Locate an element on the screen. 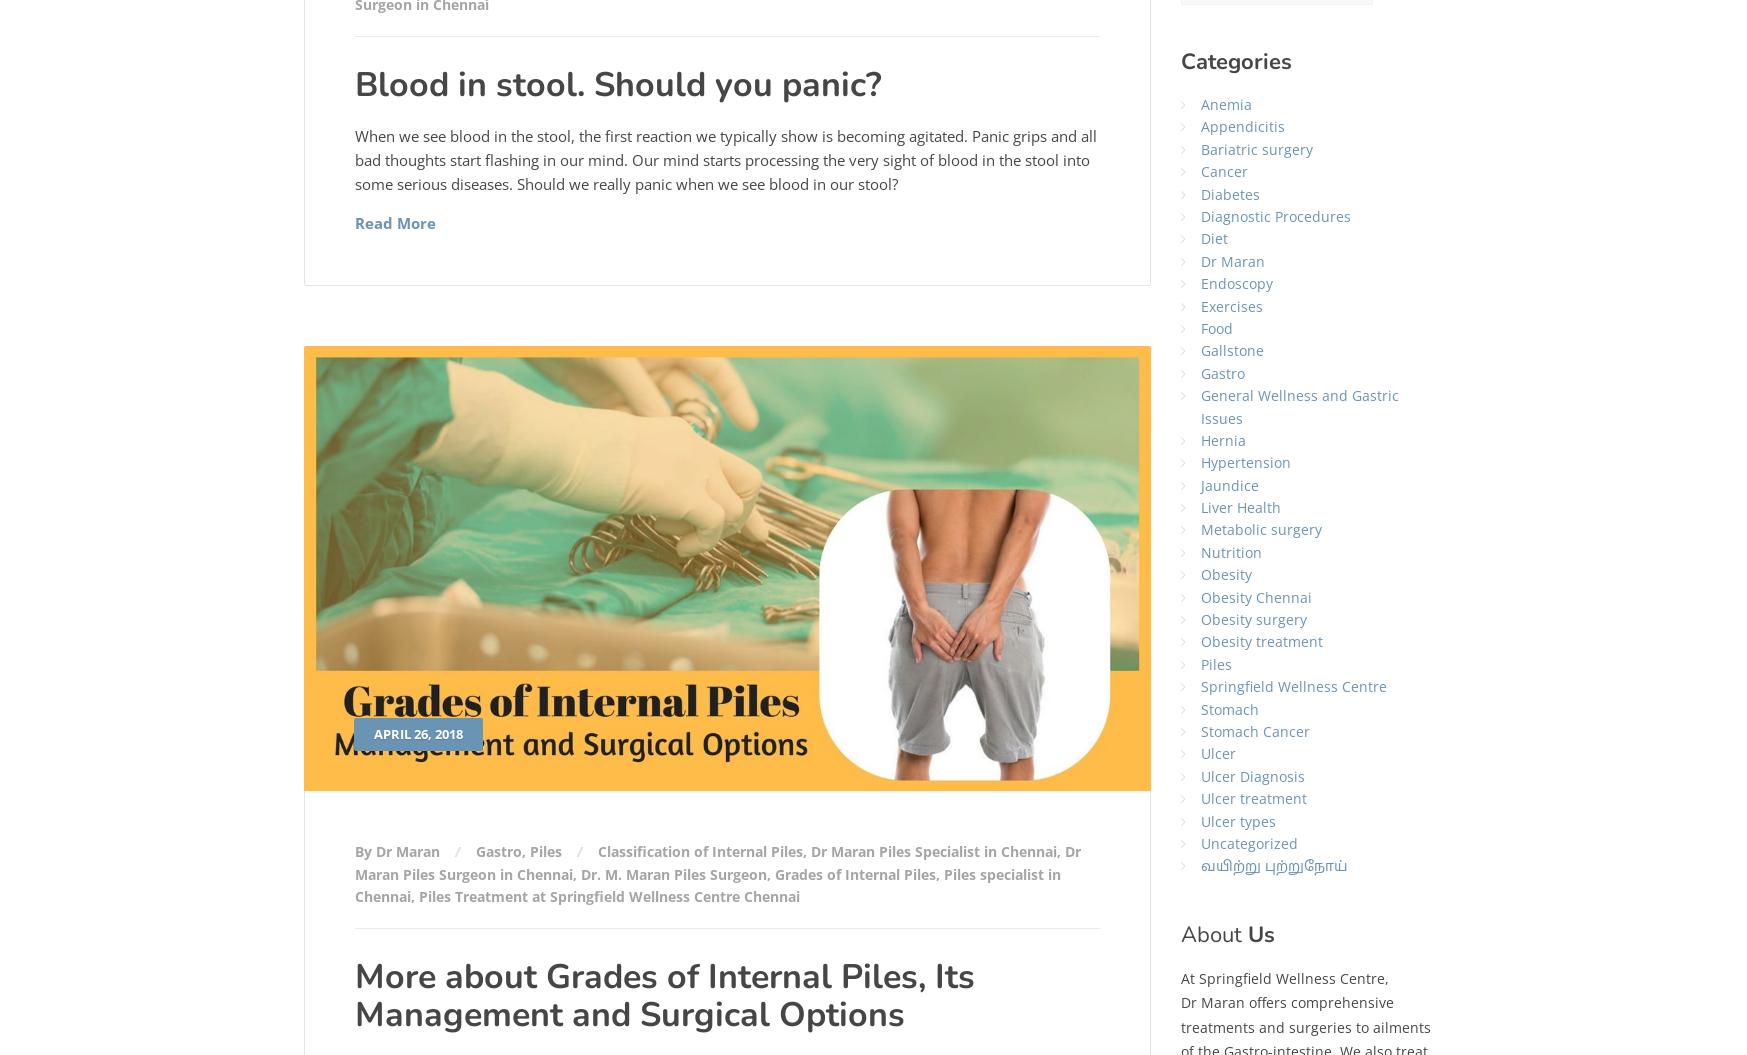 The image size is (1747, 1055). 'Dr Maran' is located at coordinates (1233, 260).